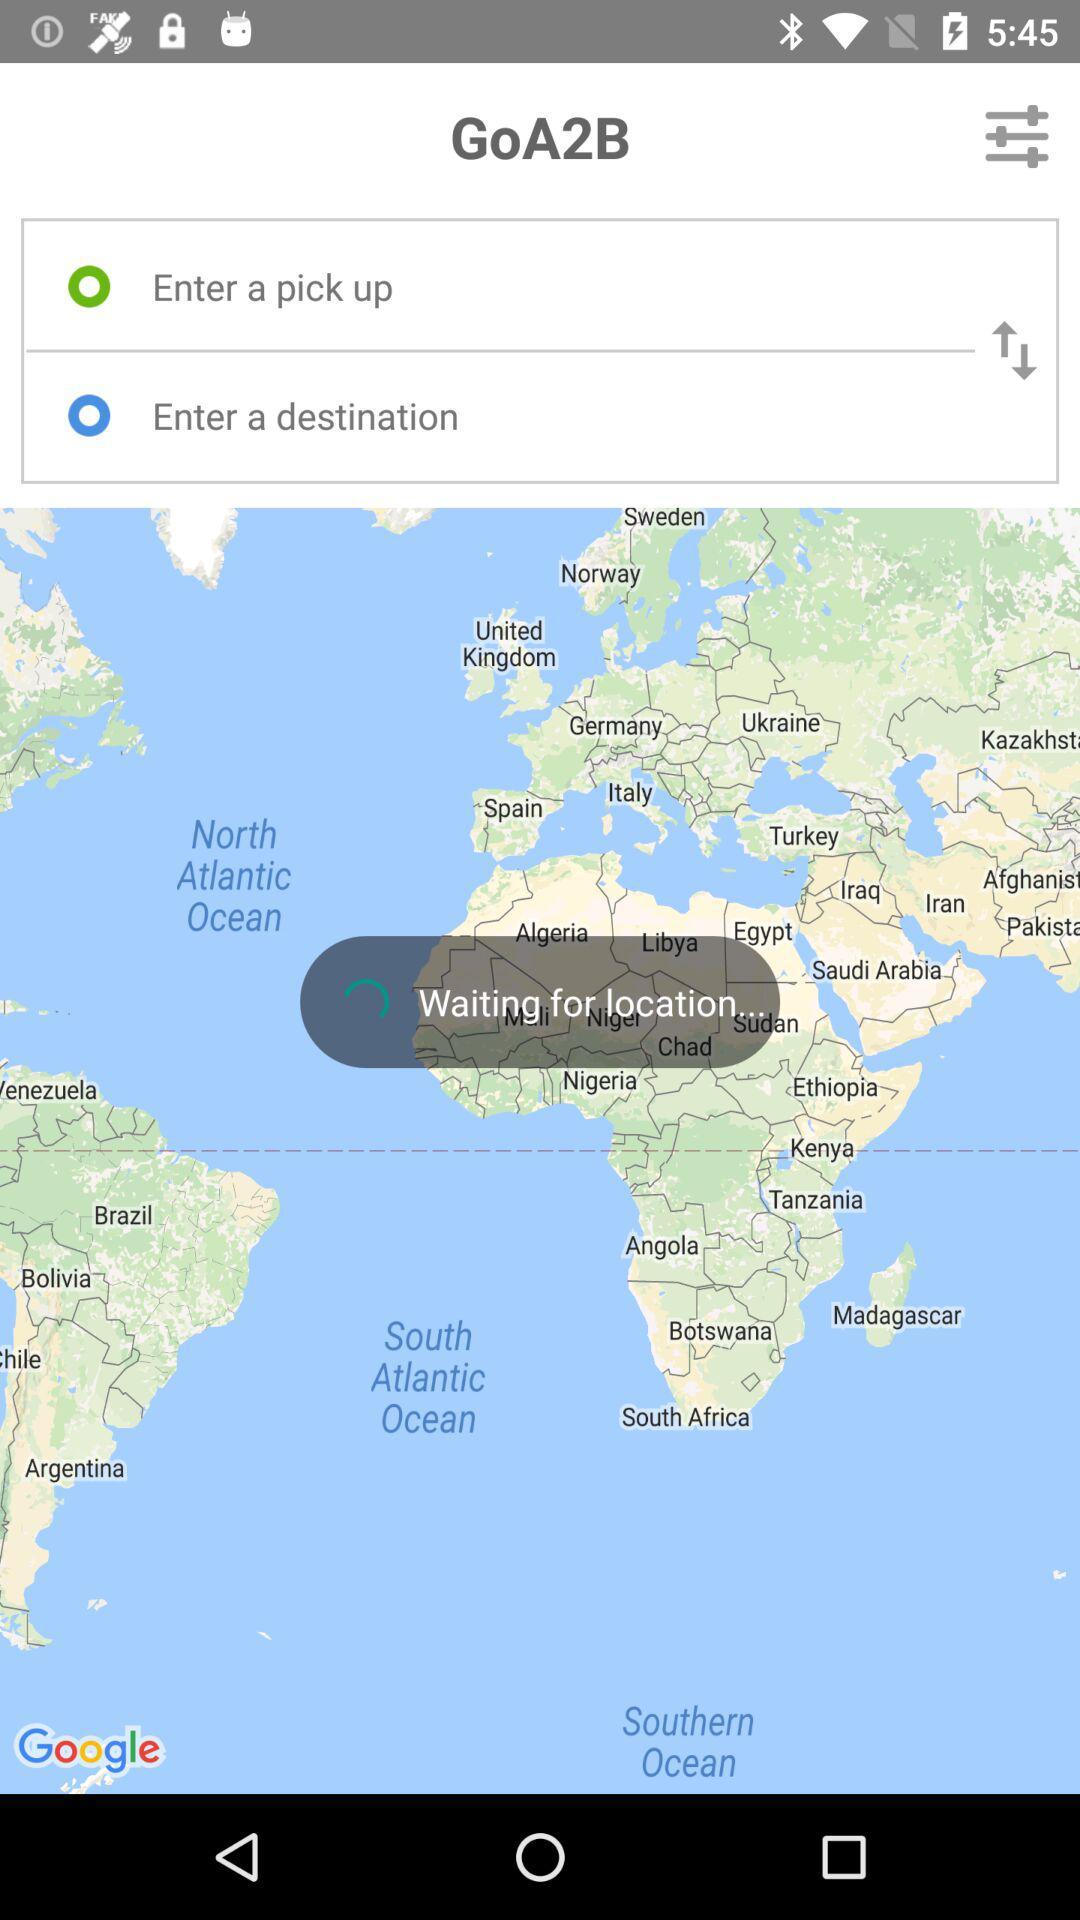  What do you see at coordinates (545, 414) in the screenshot?
I see `destination box` at bounding box center [545, 414].